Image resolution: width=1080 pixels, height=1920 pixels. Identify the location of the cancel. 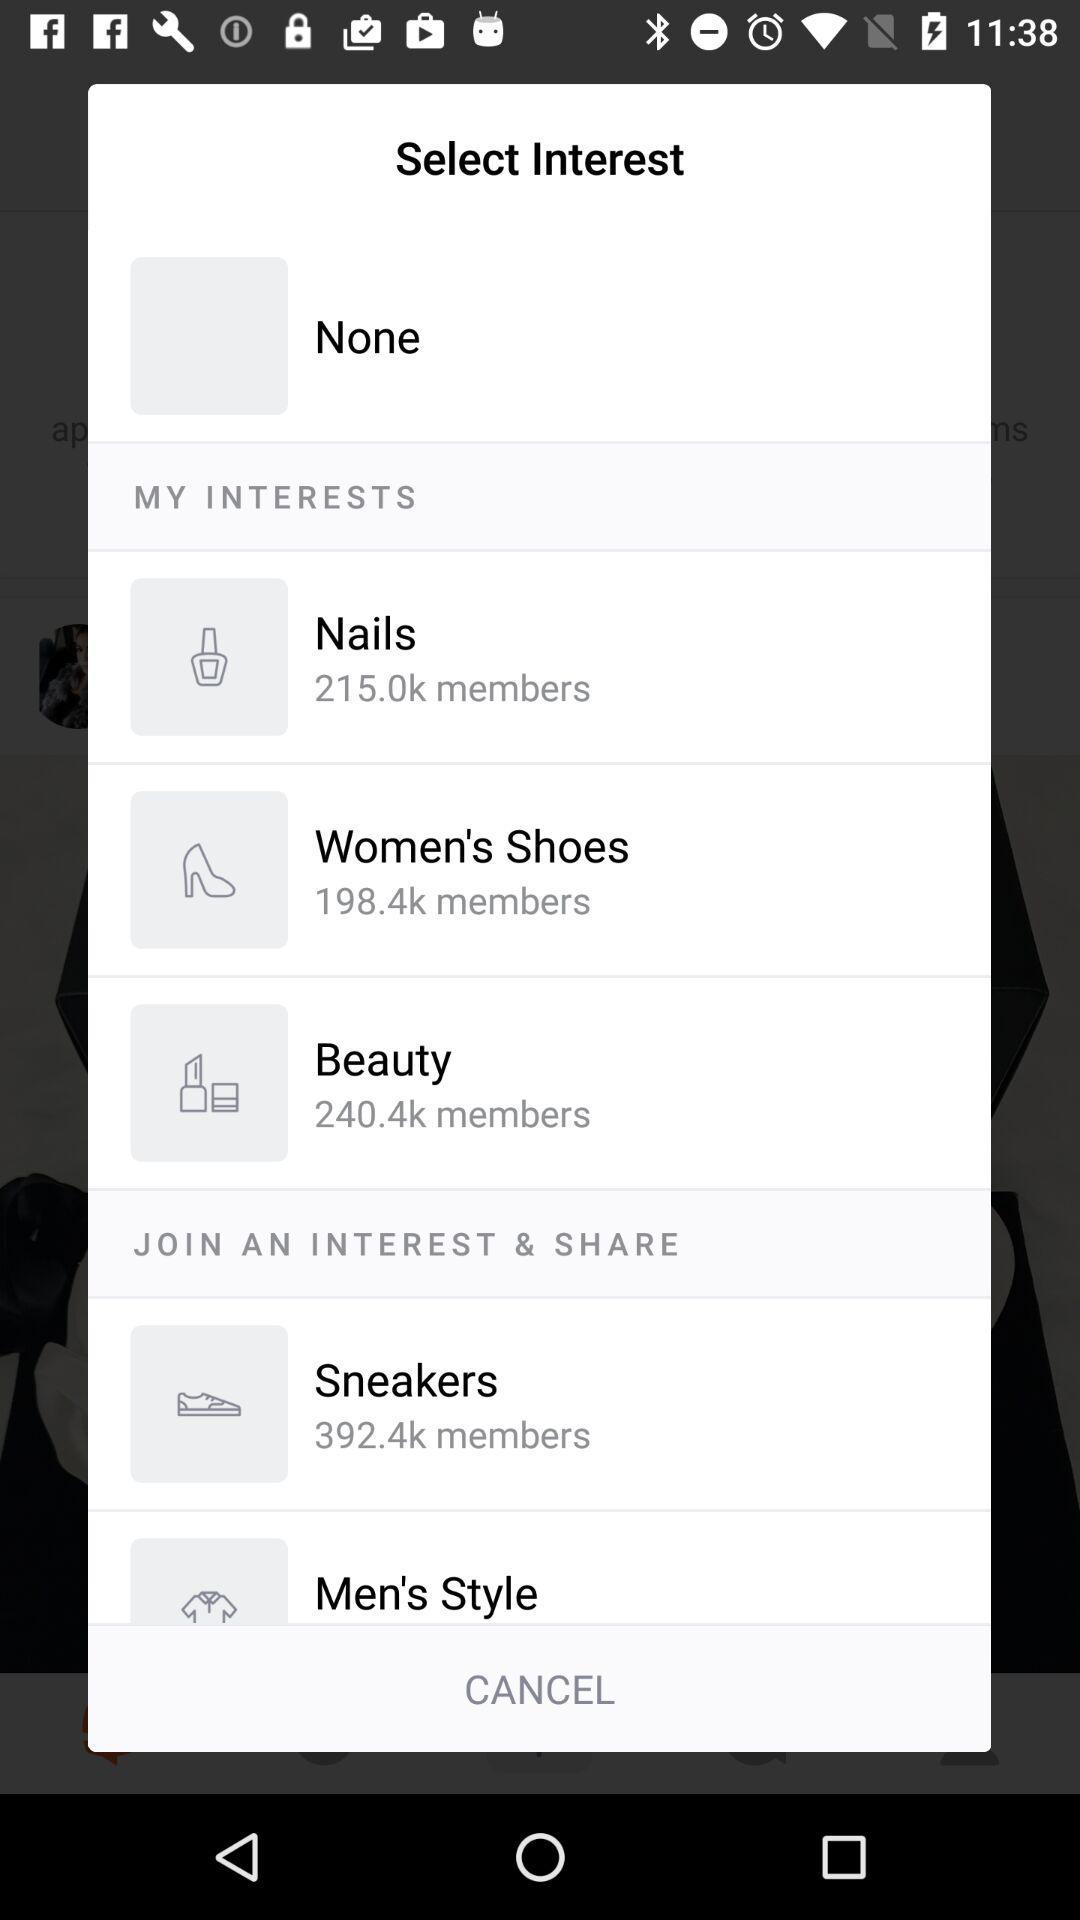
(540, 1688).